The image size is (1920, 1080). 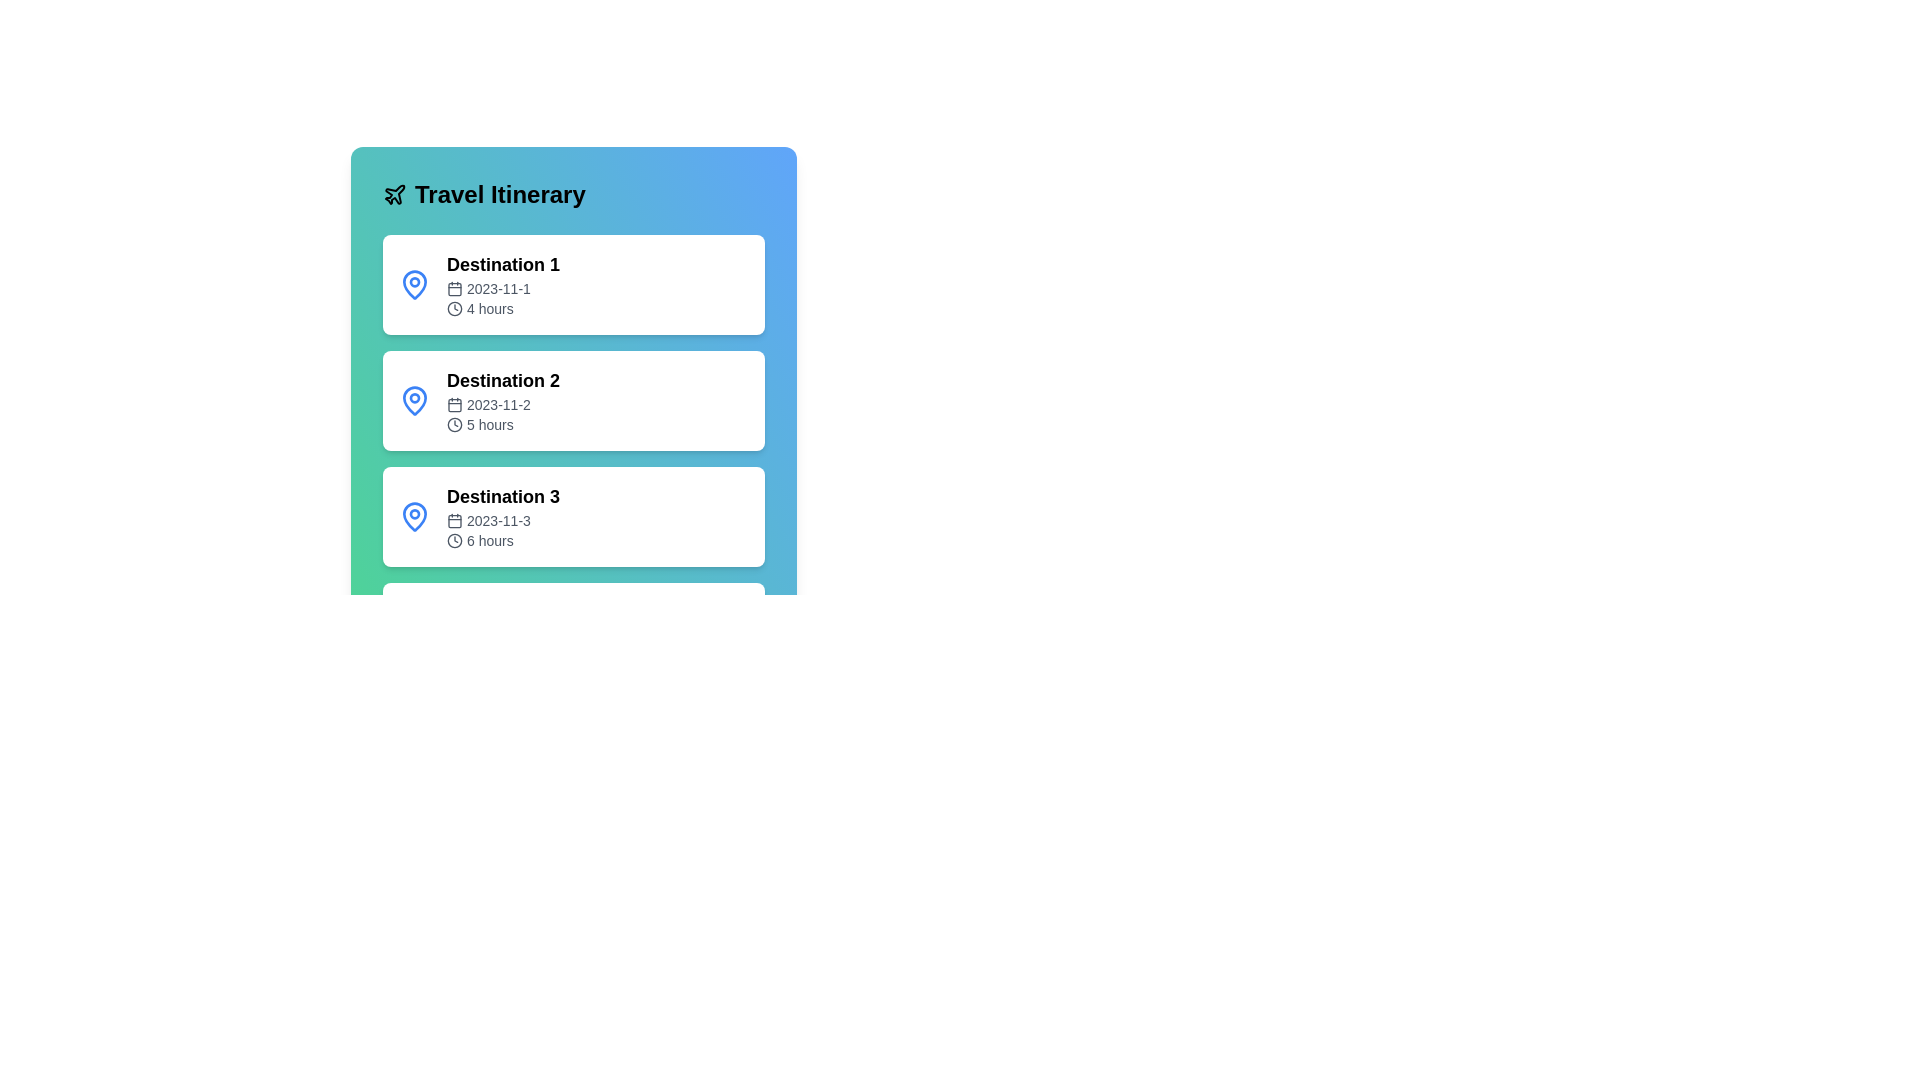 What do you see at coordinates (454, 540) in the screenshot?
I see `the time duration icon located to the left of the '6 hours' text in the 'Destination 3' section of the travel itinerary interface` at bounding box center [454, 540].